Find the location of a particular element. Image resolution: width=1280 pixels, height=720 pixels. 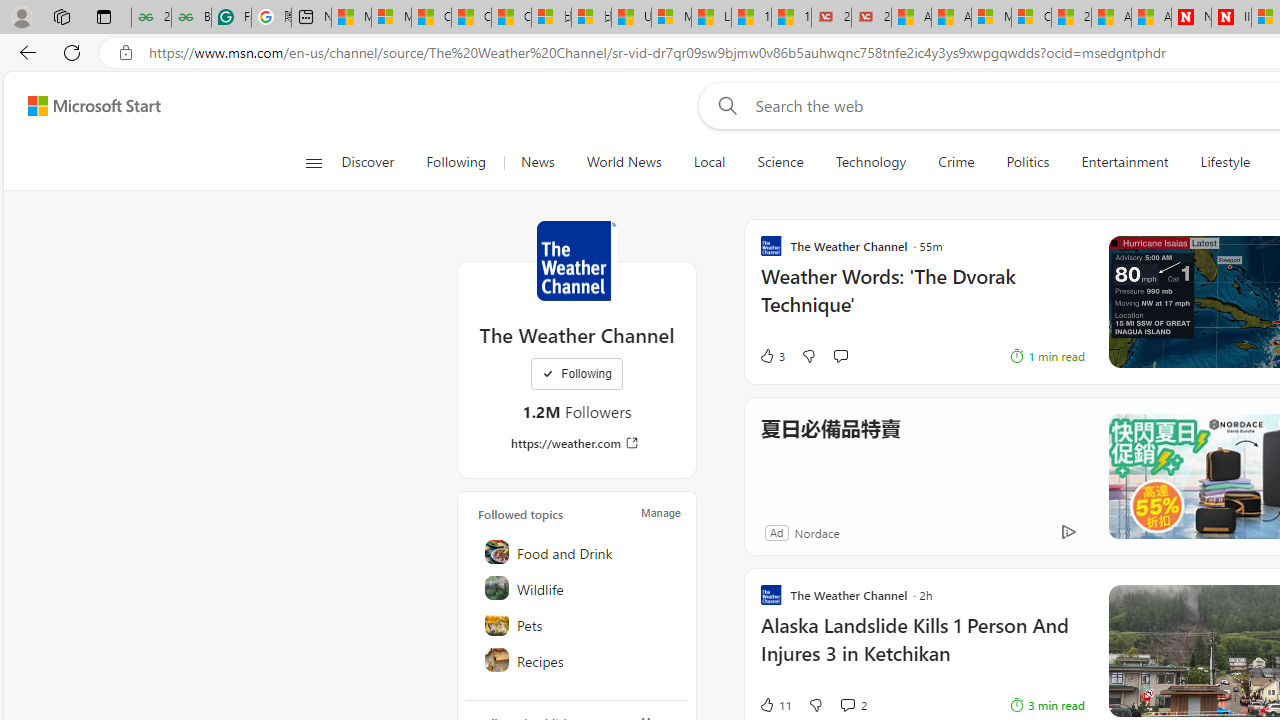

'15 Ways Modern Life Contradicts the Teachings of Jesus' is located at coordinates (790, 17).